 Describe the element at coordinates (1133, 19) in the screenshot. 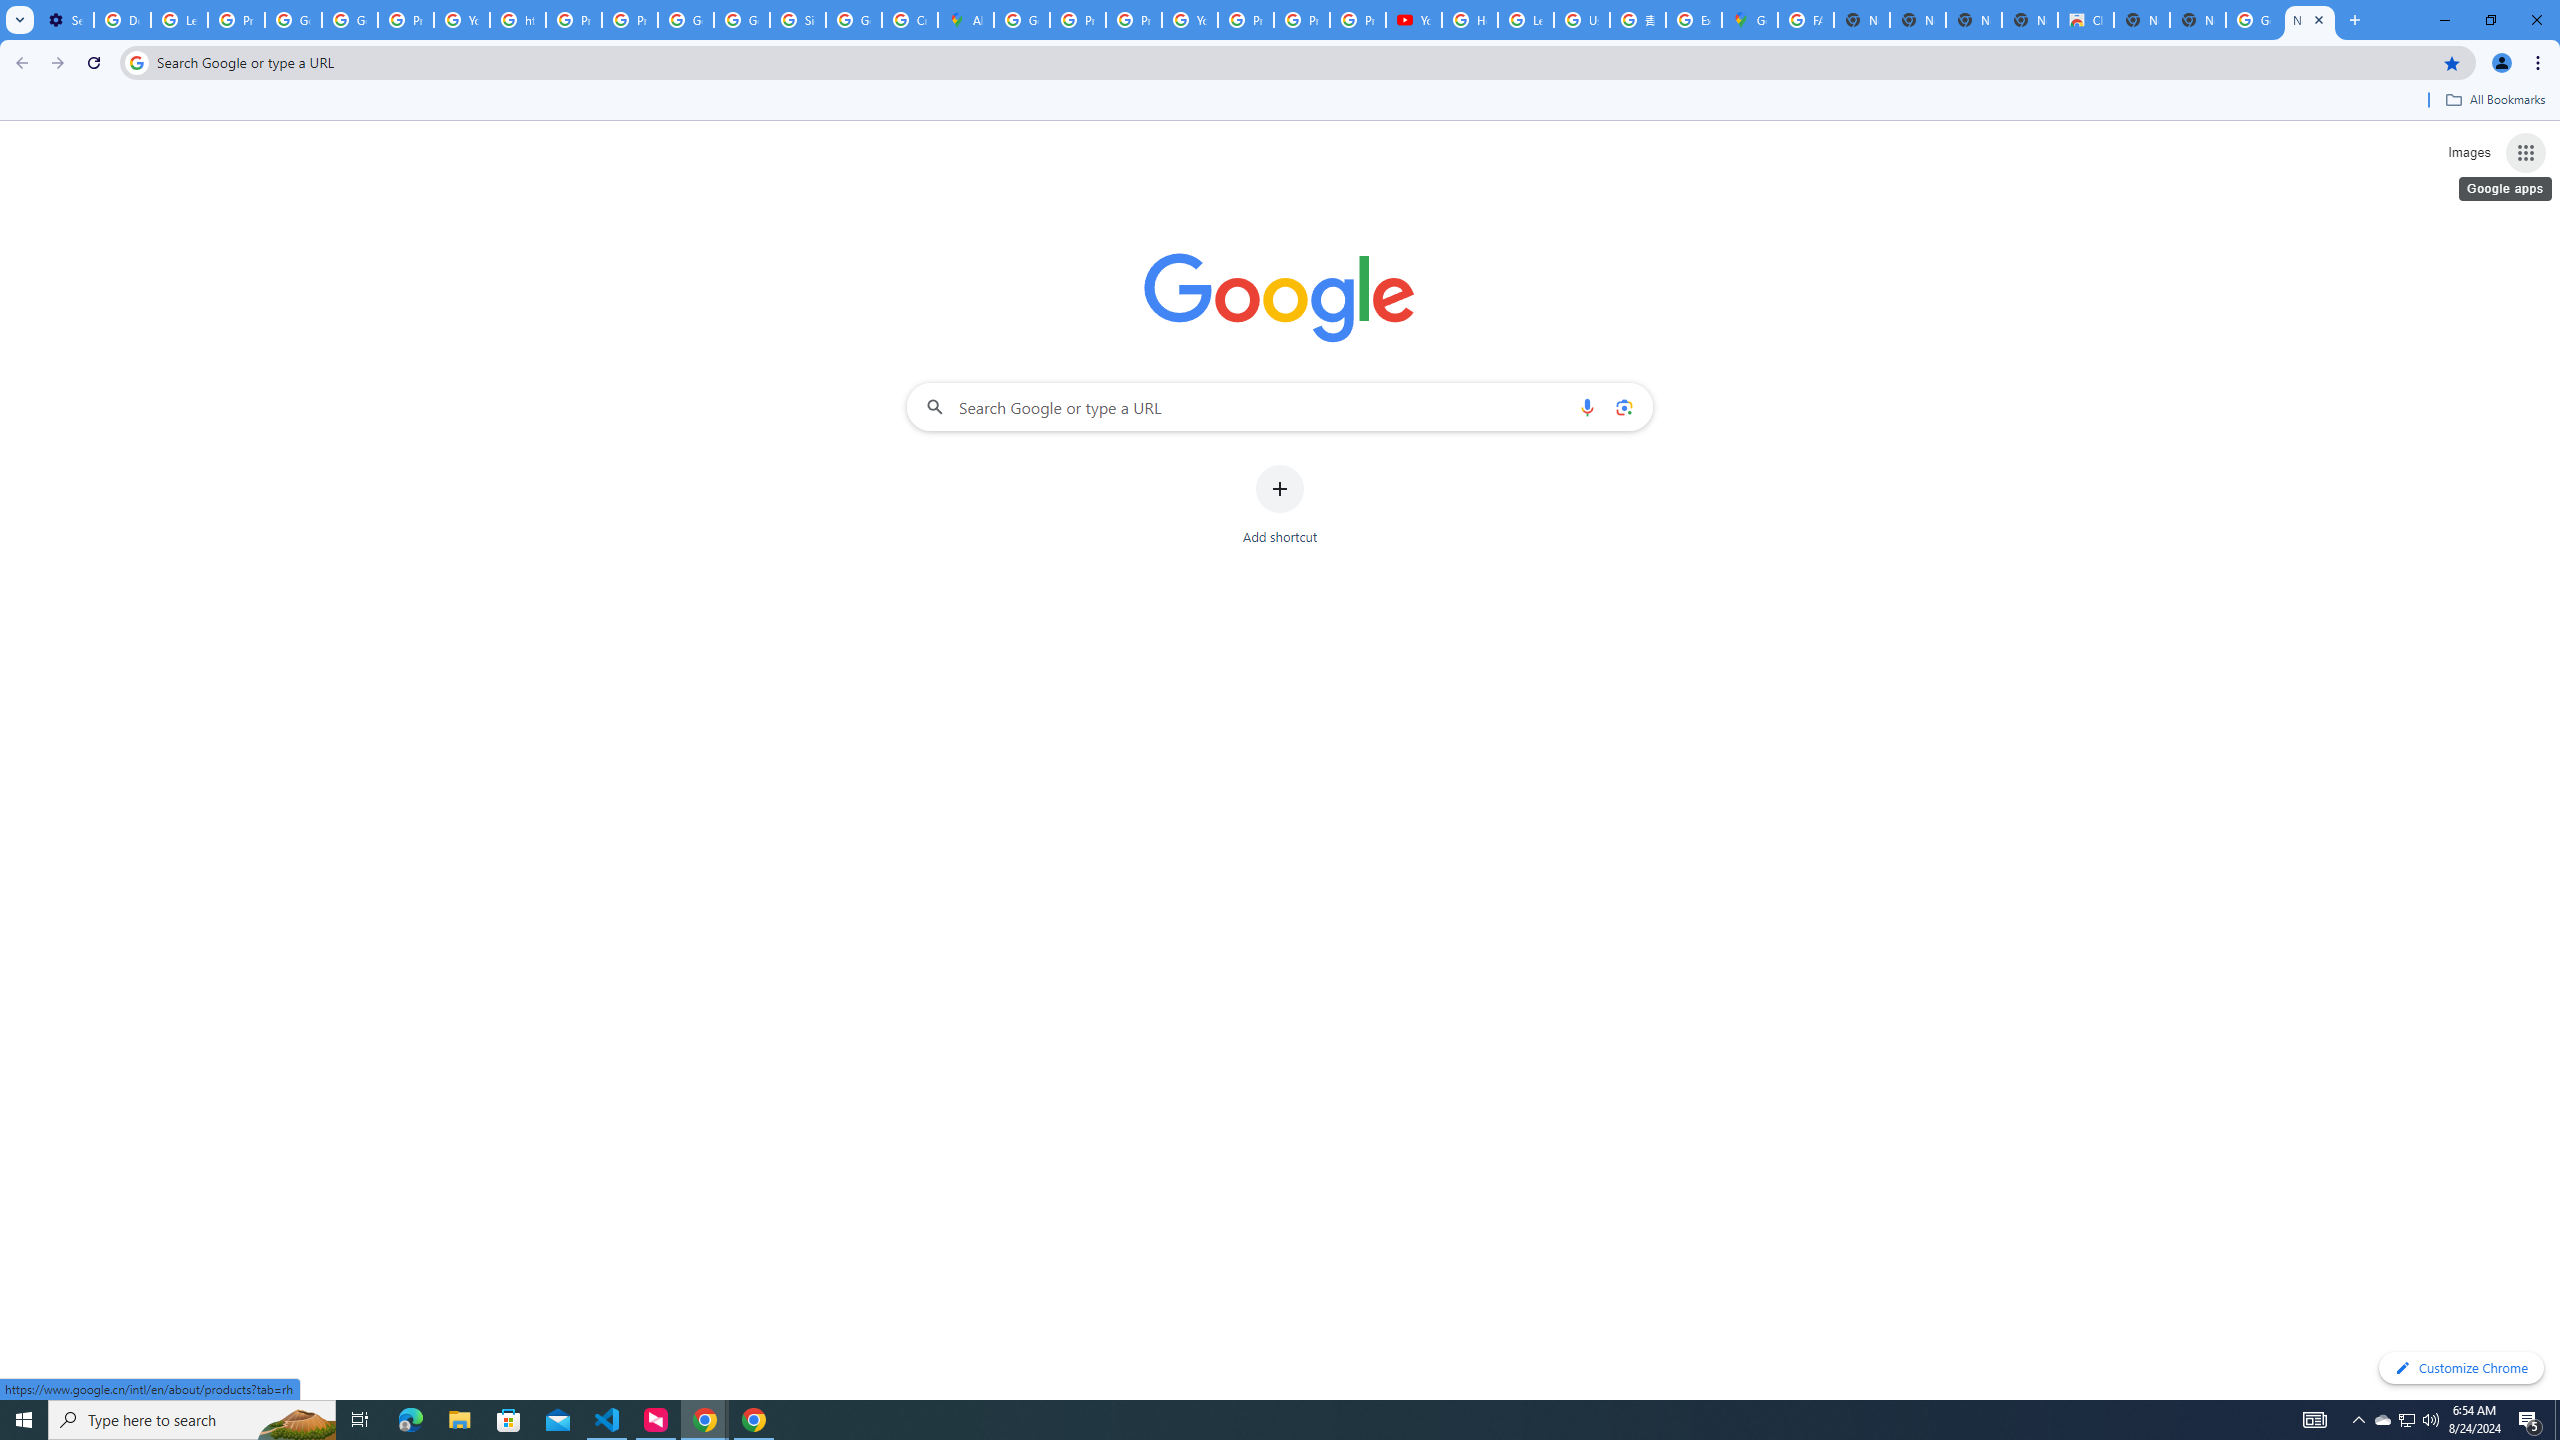

I see `'Privacy Help Center - Policies Help'` at that location.